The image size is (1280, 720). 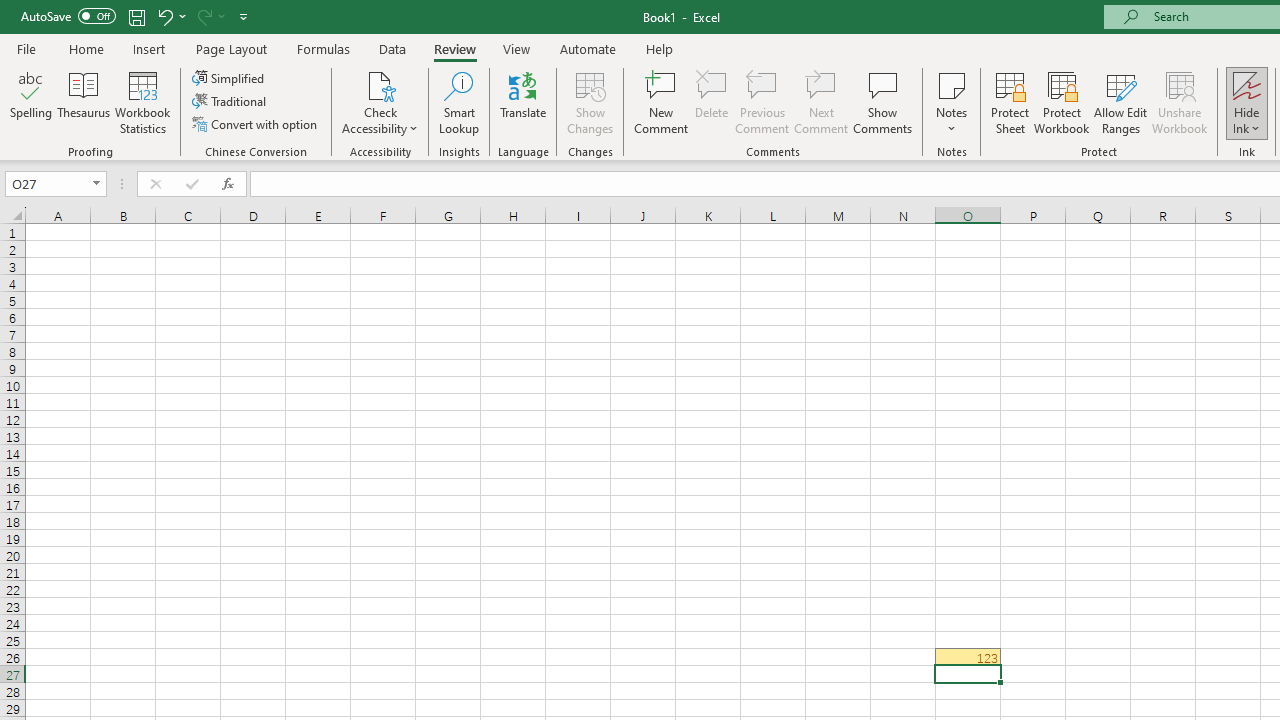 What do you see at coordinates (821, 103) in the screenshot?
I see `'Next Comment'` at bounding box center [821, 103].